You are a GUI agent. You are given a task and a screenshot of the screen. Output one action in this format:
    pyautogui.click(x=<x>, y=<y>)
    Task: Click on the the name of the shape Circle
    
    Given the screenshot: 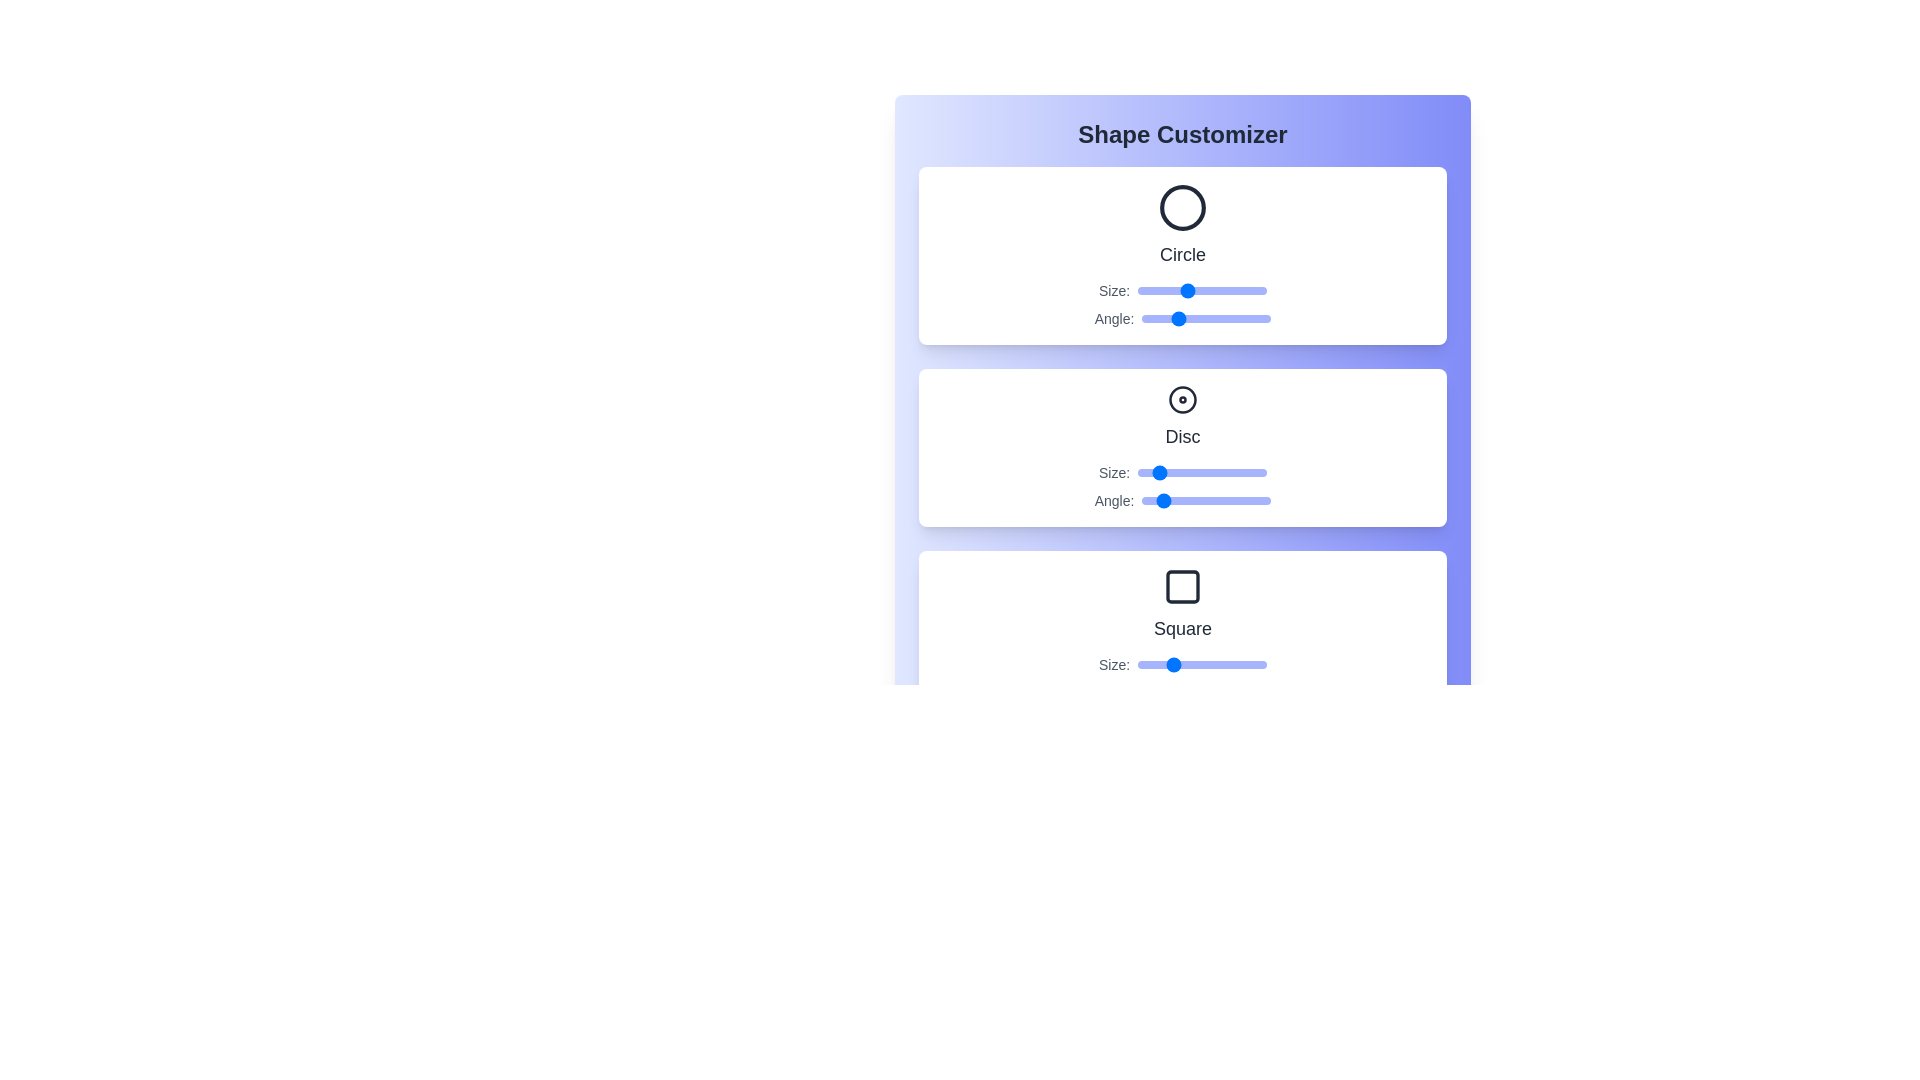 What is the action you would take?
    pyautogui.click(x=1182, y=253)
    